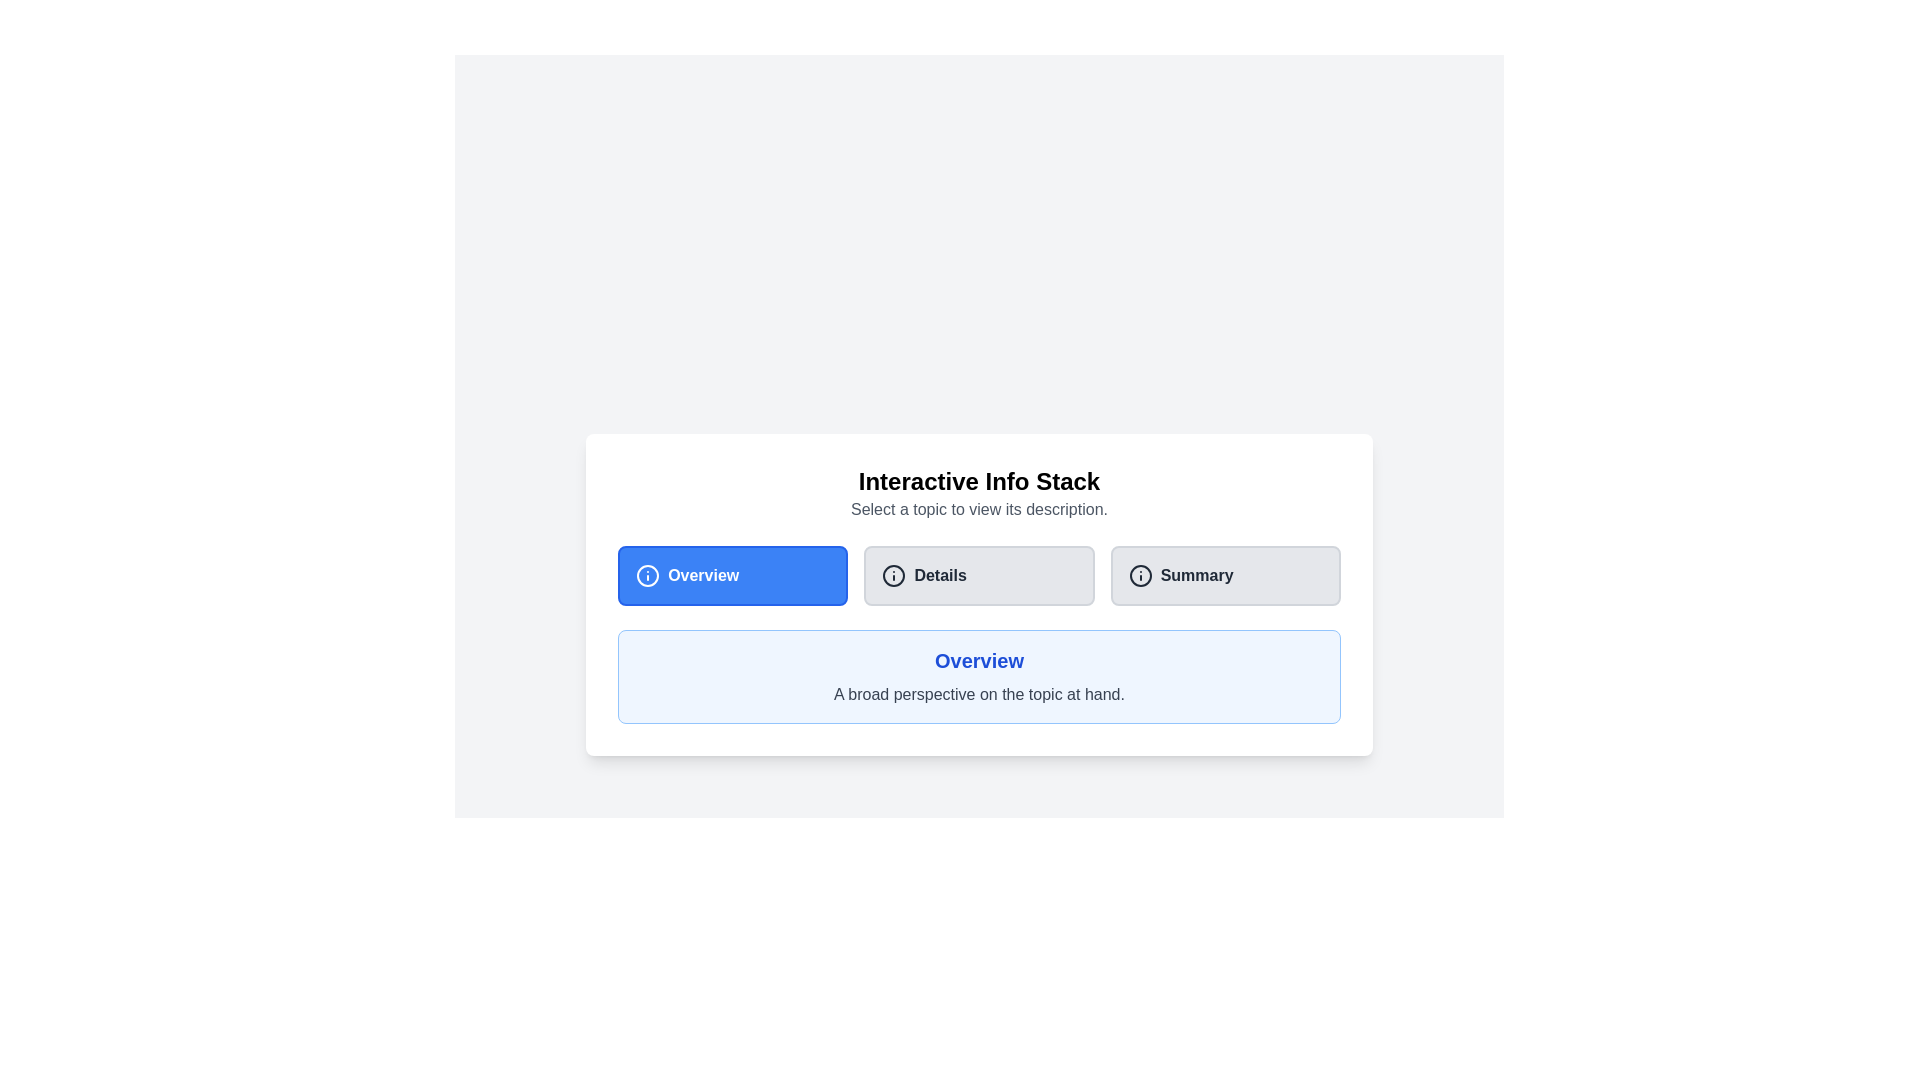  What do you see at coordinates (648, 575) in the screenshot?
I see `the central circular part of the SVG icon located to the left of the 'Details' button in the 'Overview' section` at bounding box center [648, 575].